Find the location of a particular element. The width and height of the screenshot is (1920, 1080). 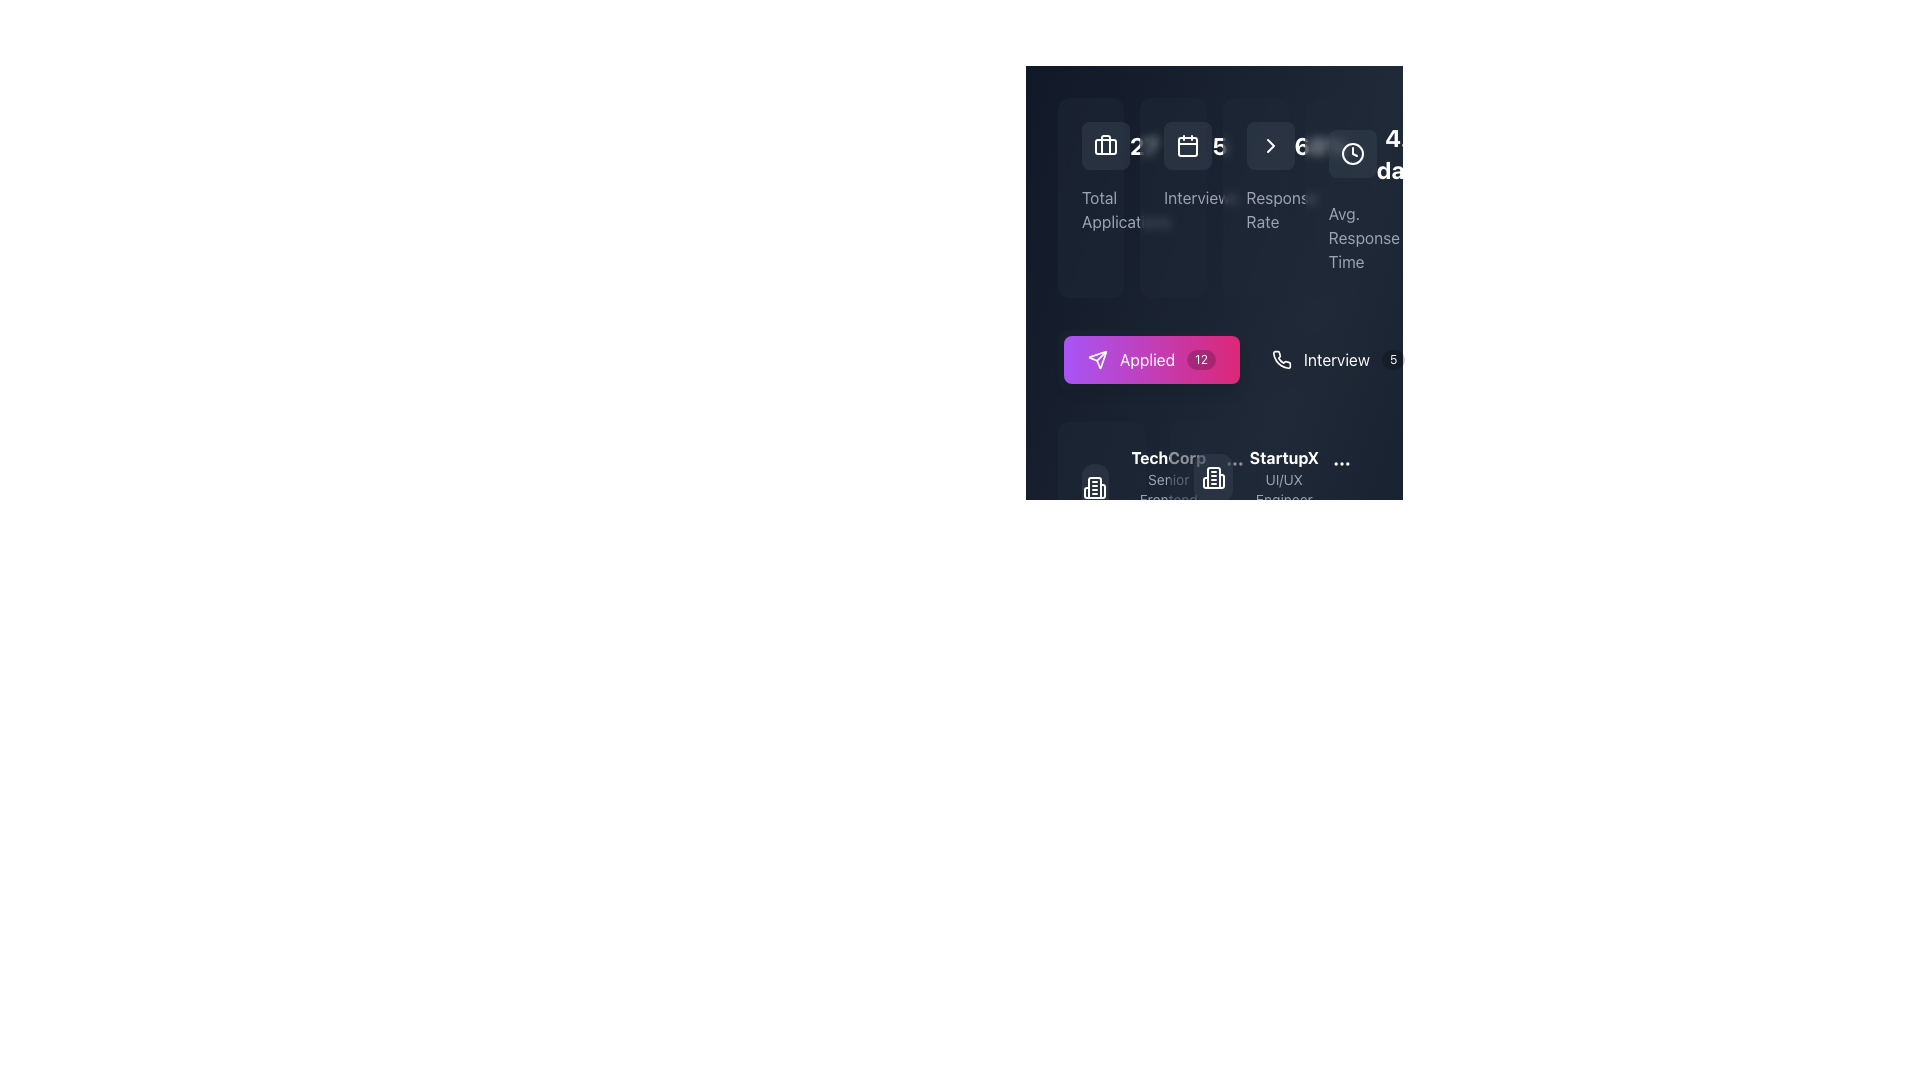

the Badge element next to the 'Applied' button, which indicates the count of items or actions associated with it is located at coordinates (1200, 358).